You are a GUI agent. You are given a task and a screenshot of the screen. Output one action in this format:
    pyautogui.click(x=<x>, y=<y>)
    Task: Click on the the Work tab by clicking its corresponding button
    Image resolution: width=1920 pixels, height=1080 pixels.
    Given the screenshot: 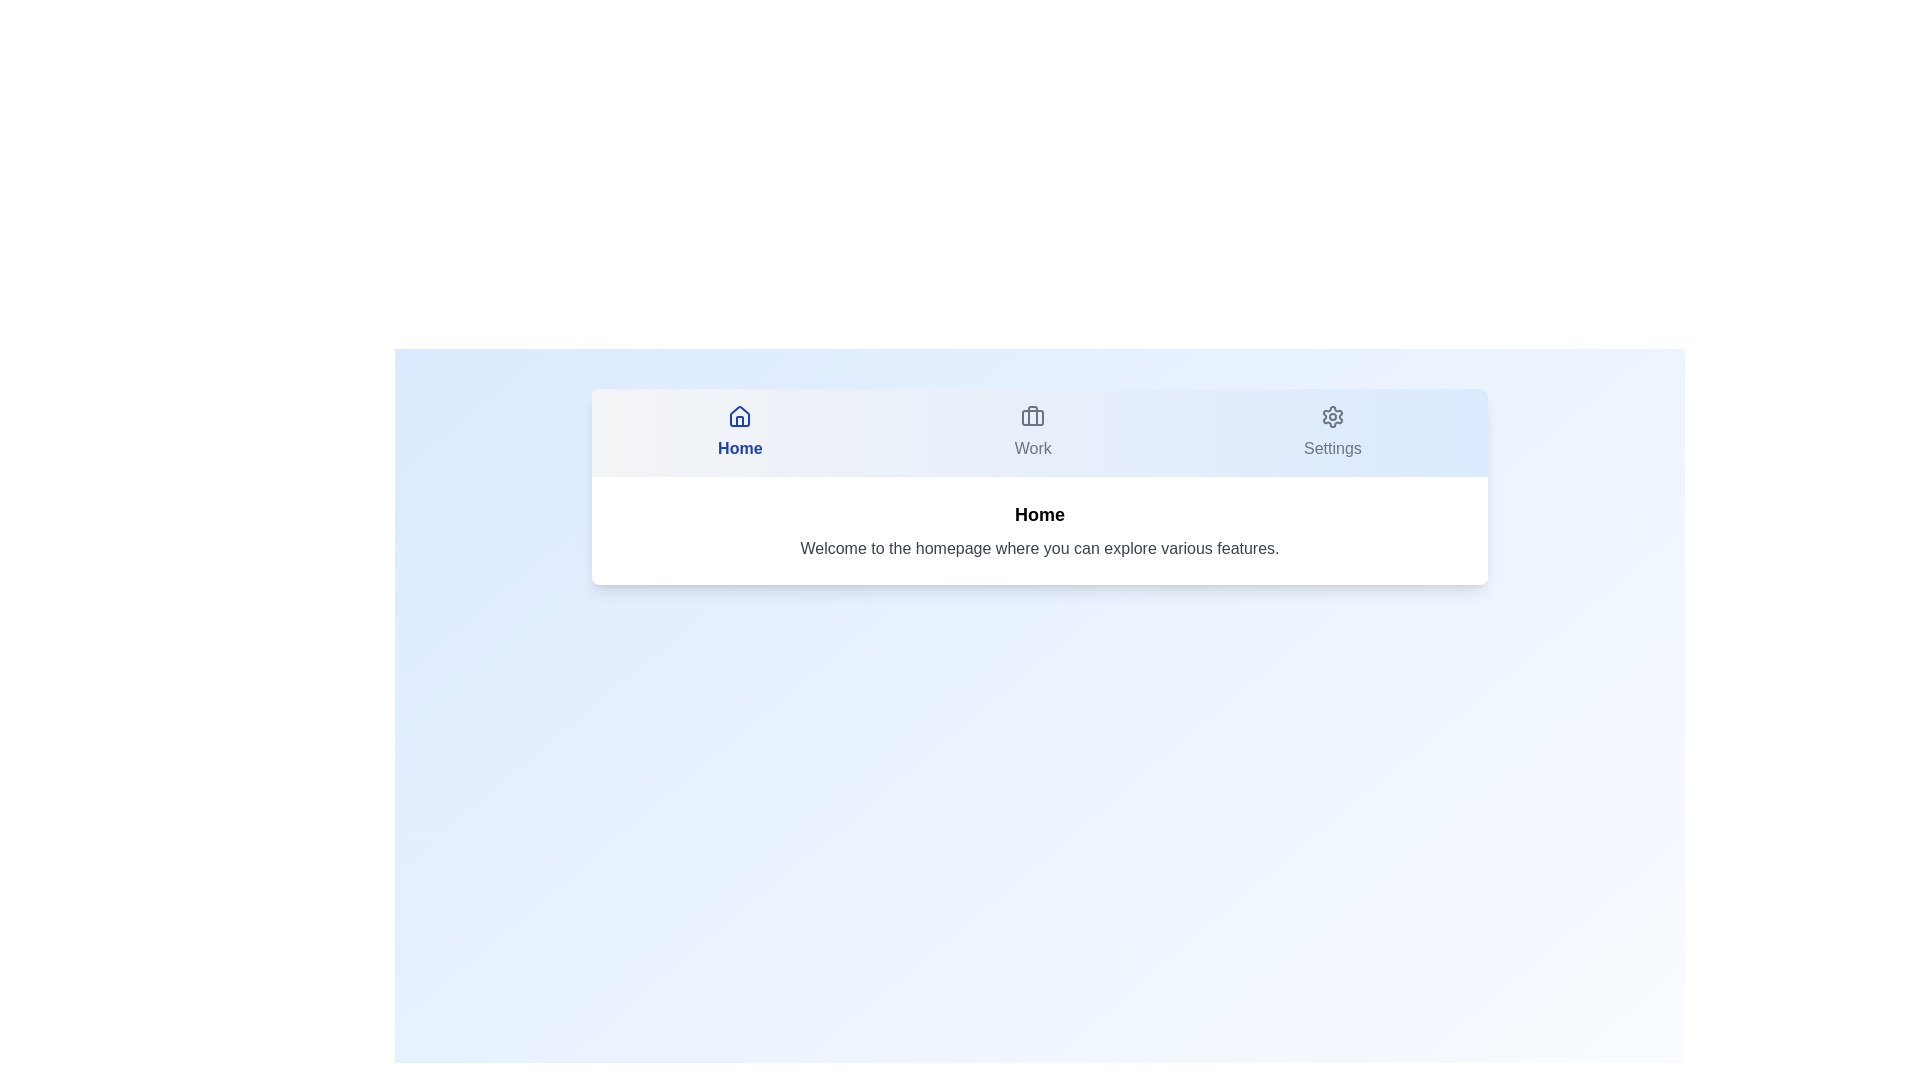 What is the action you would take?
    pyautogui.click(x=1033, y=431)
    